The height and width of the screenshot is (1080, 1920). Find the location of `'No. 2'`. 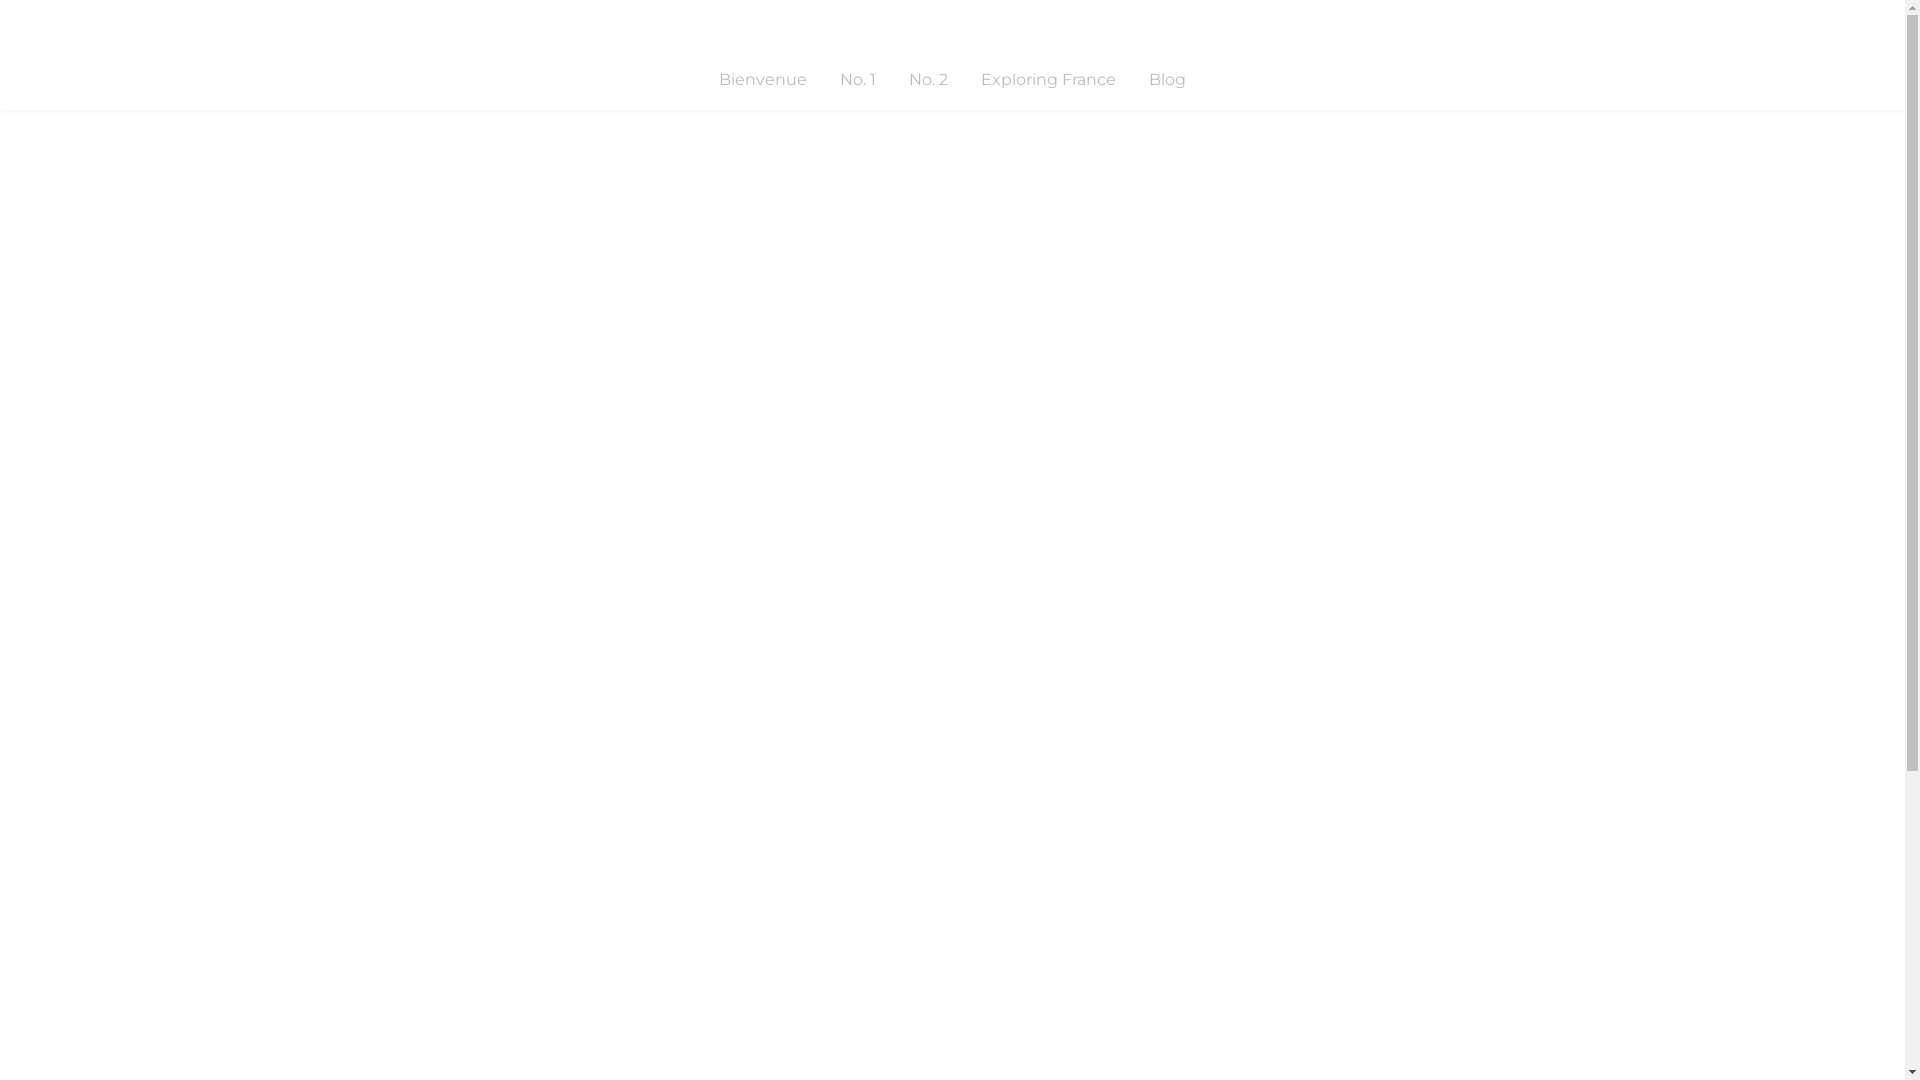

'No. 2' is located at coordinates (927, 79).